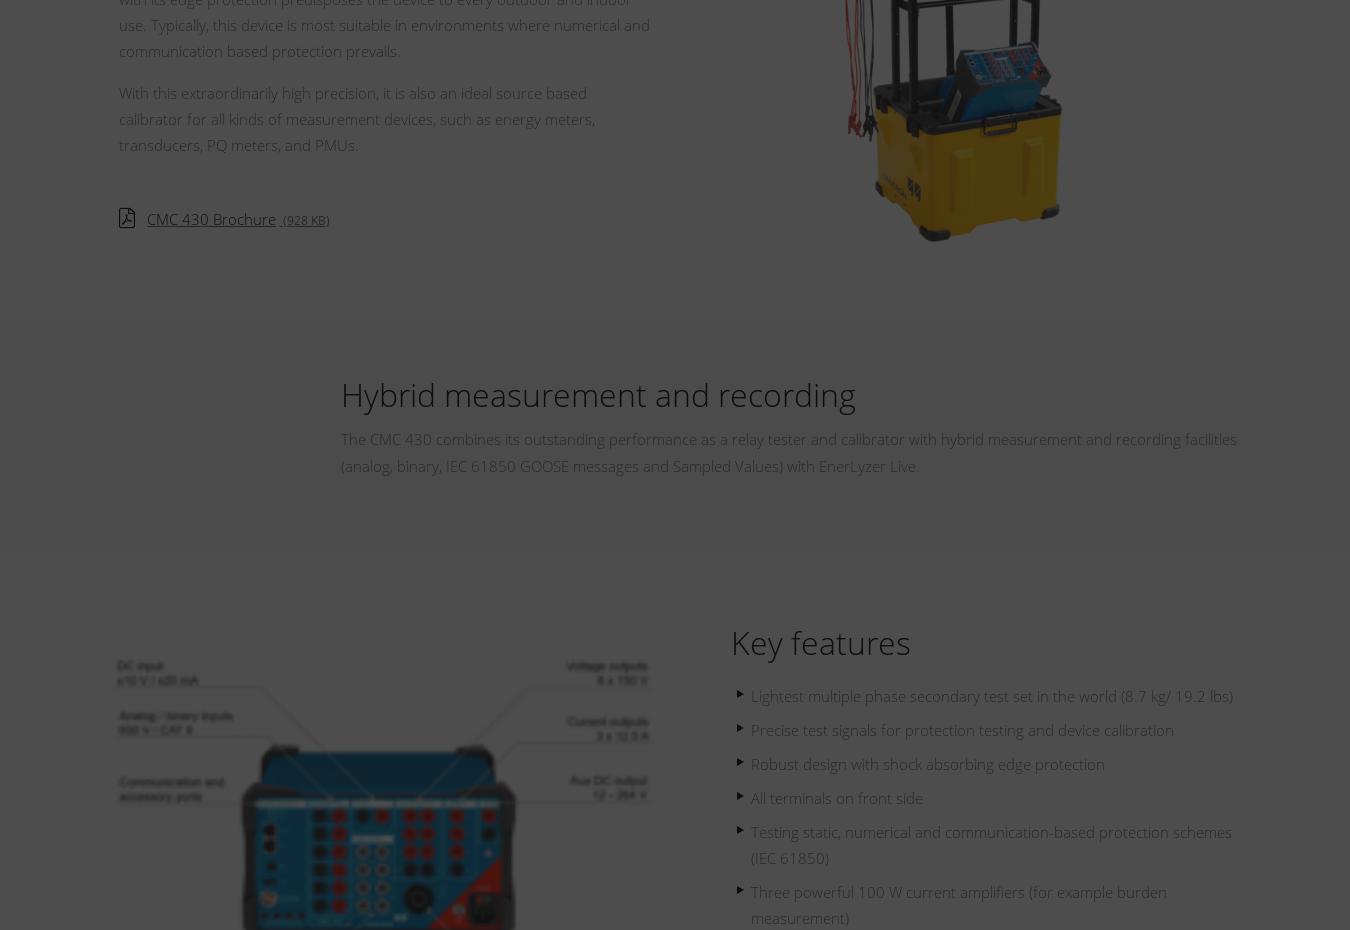 The width and height of the screenshot is (1350, 930). I want to click on 'The CMC 430 combines its outstanding performance as a relay tester and calibrator with hybrid measurement and recording facilities (analog, binary, IEC 61850 GOOSE messages and Sampled Values) with EnerLyzer Live.', so click(786, 451).